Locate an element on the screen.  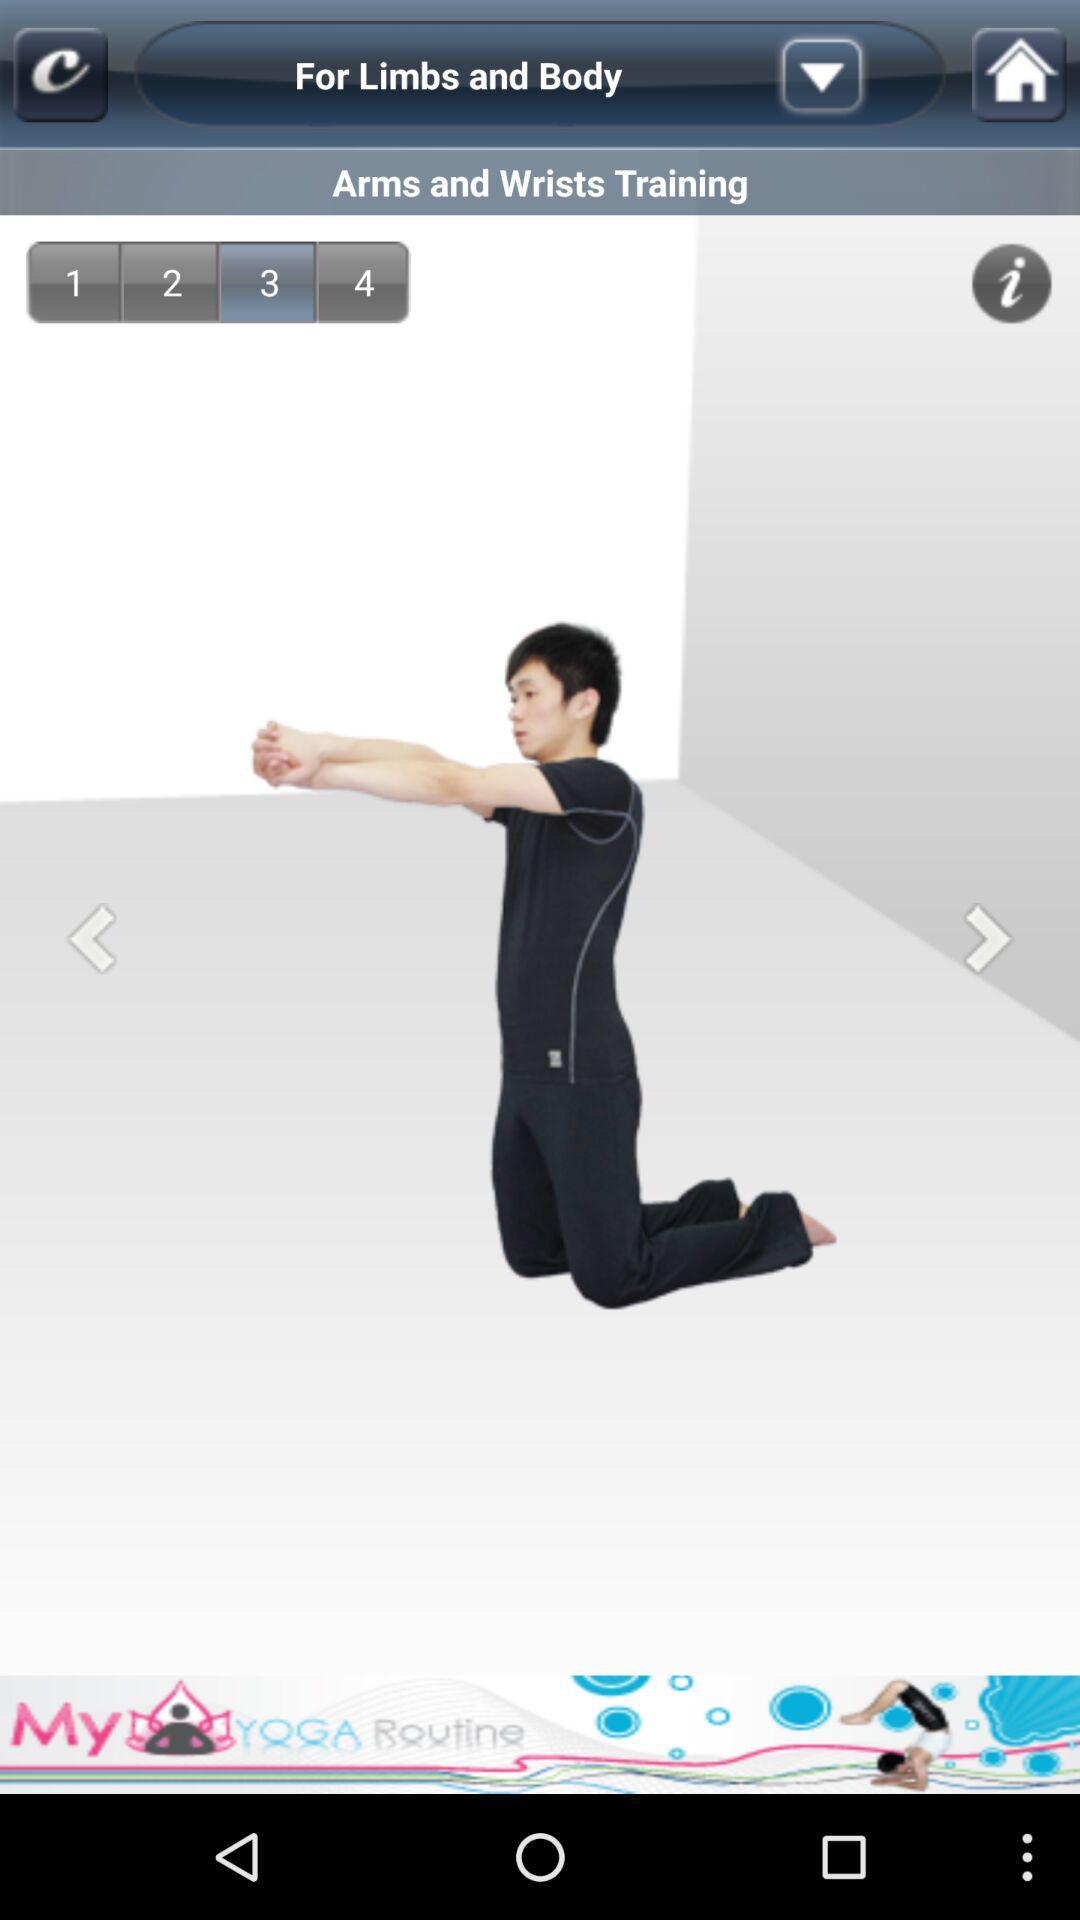
item next to the 1 is located at coordinates (171, 281).